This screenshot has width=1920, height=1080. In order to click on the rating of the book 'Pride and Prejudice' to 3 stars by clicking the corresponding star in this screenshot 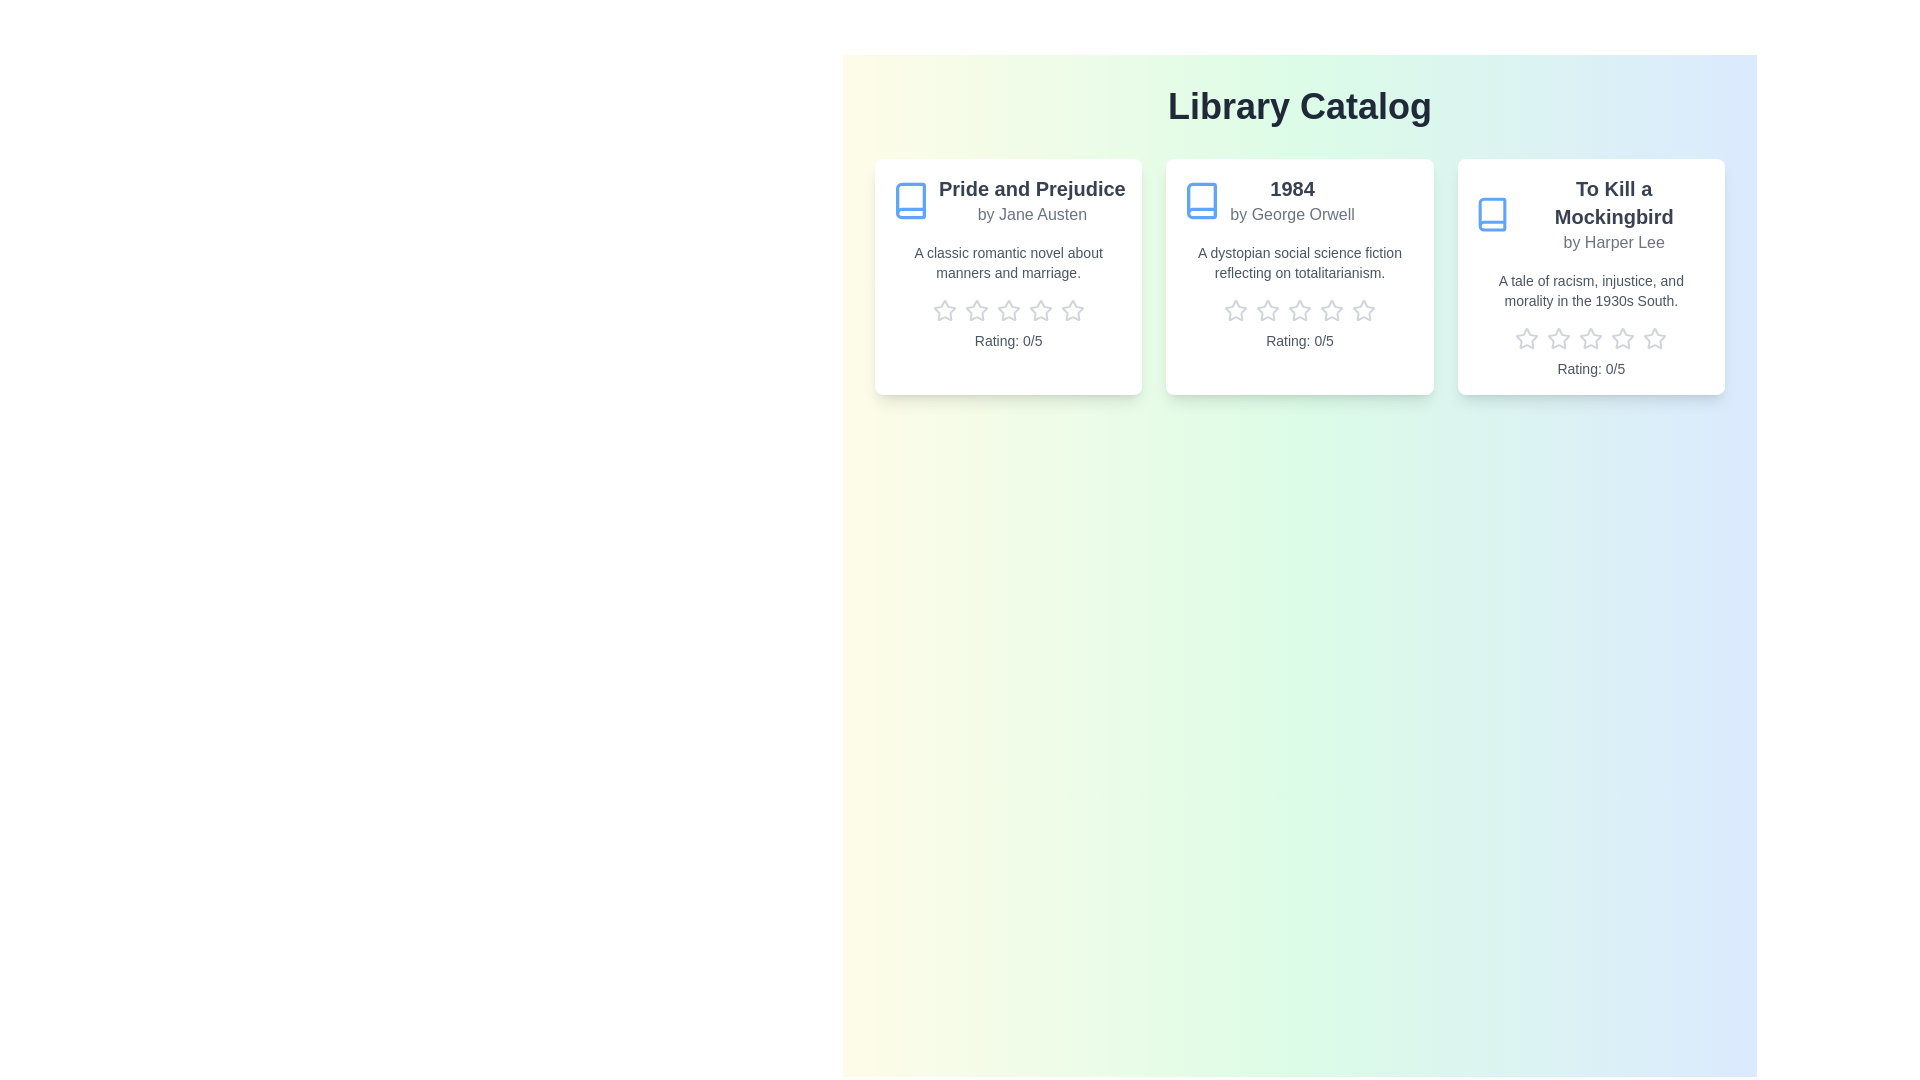, I will do `click(1008, 311)`.